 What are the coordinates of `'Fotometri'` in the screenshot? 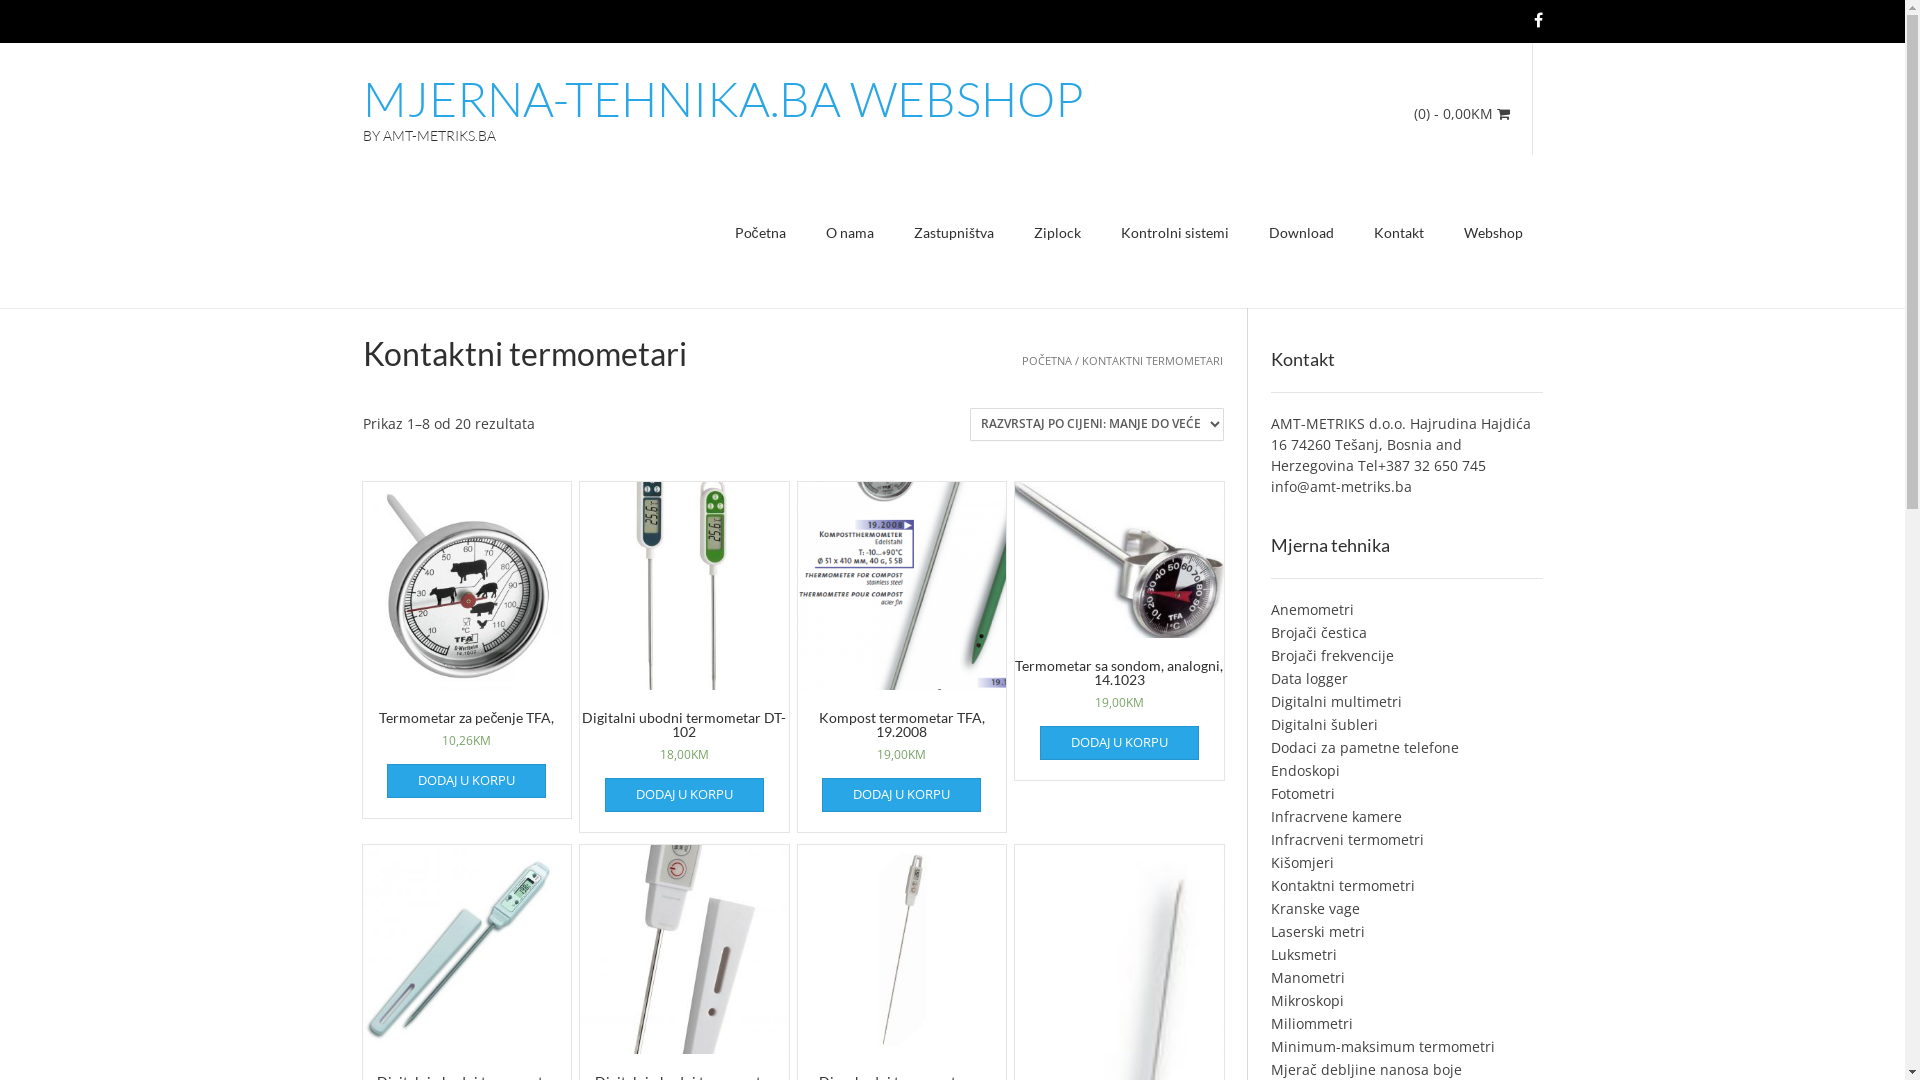 It's located at (1270, 792).